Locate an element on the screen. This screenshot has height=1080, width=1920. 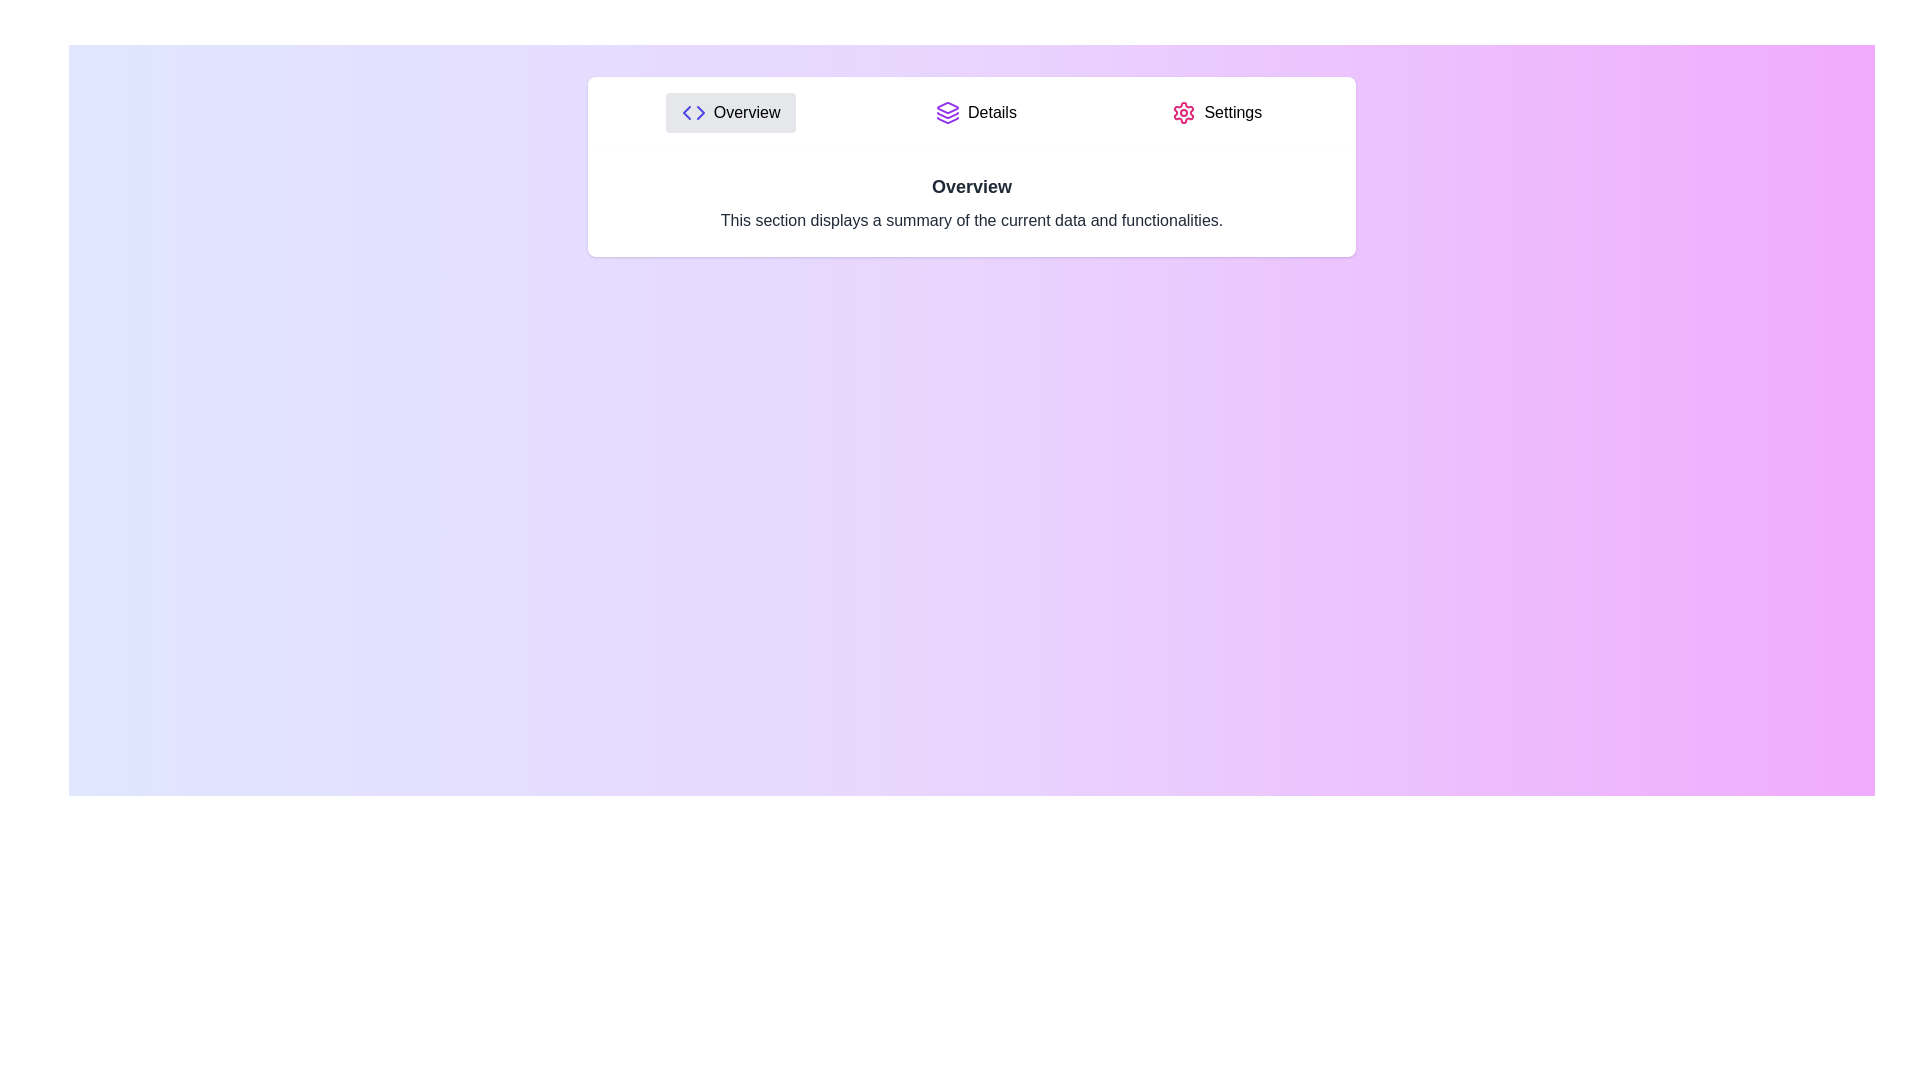
the bold header labeled 'Overview' is located at coordinates (971, 186).